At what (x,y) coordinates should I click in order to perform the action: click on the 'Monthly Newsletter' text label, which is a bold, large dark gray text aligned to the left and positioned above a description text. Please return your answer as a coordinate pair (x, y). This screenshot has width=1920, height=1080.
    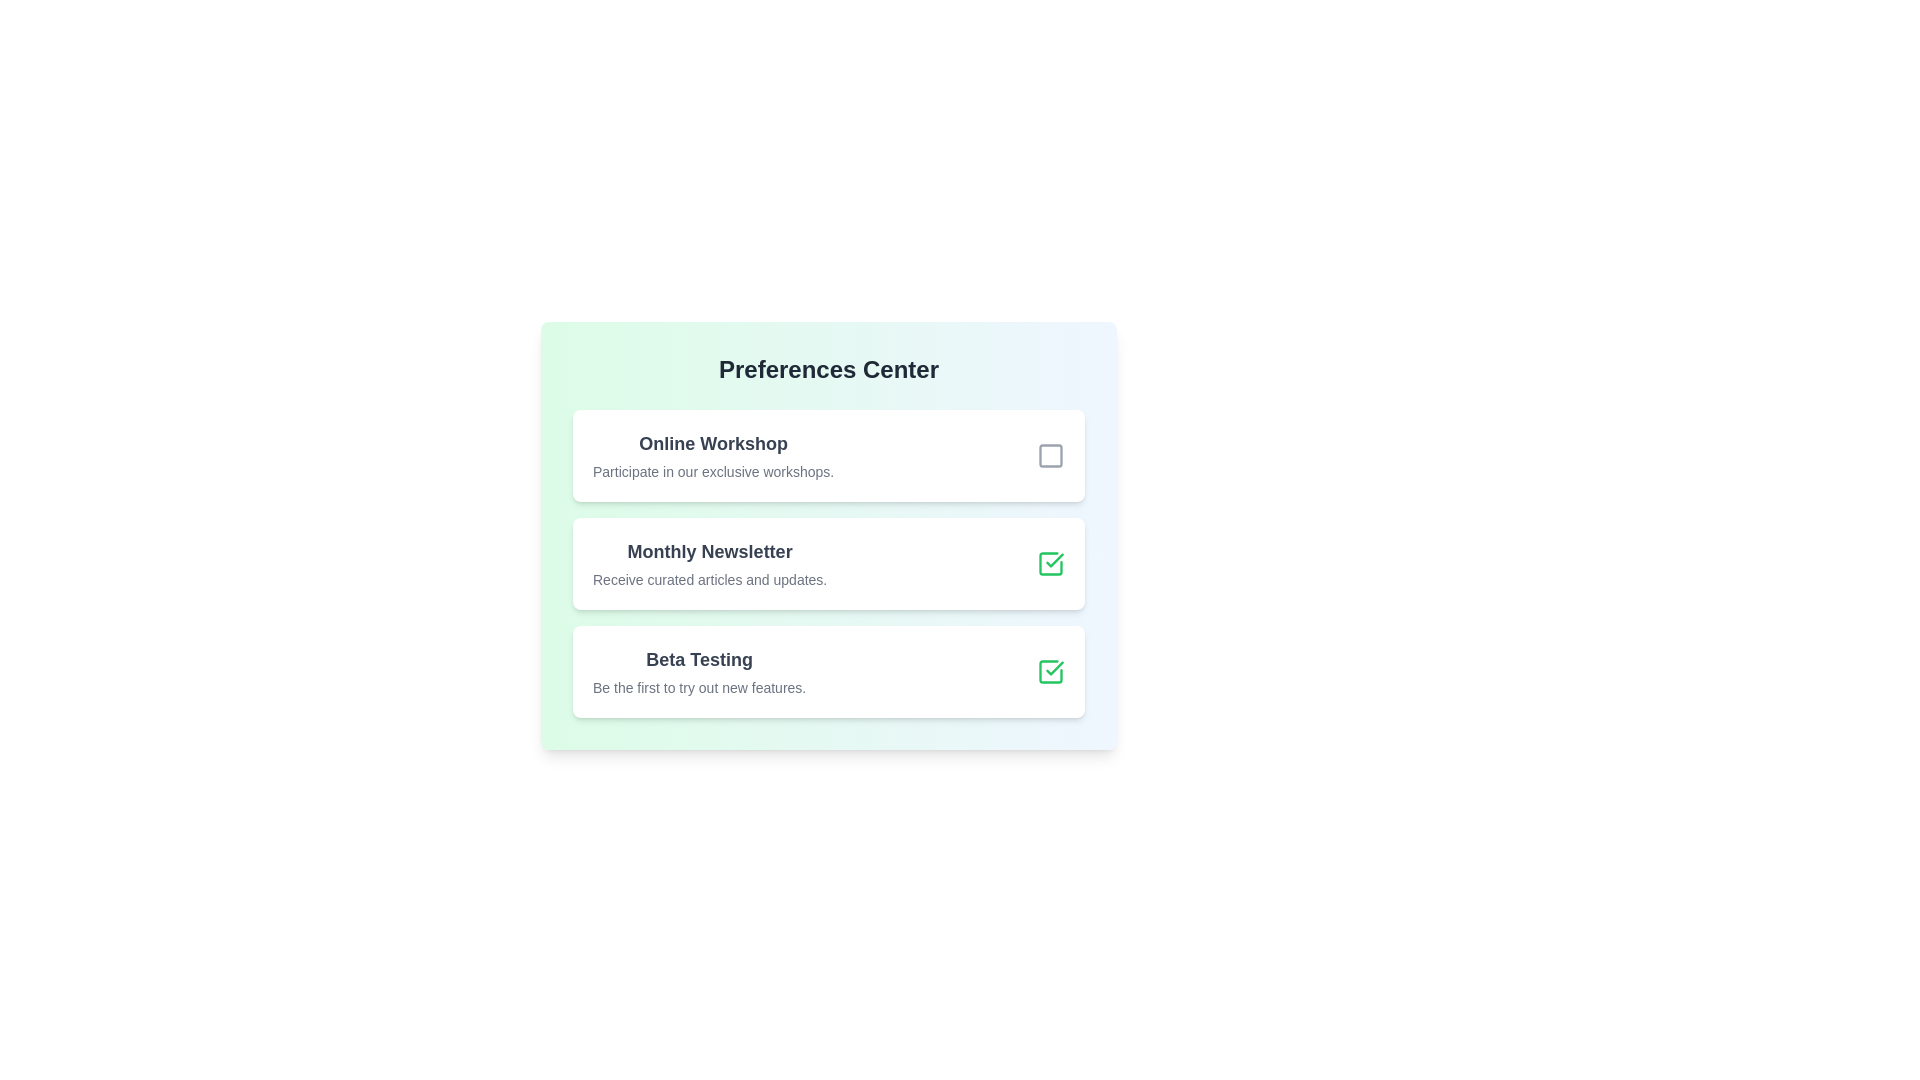
    Looking at the image, I should click on (710, 551).